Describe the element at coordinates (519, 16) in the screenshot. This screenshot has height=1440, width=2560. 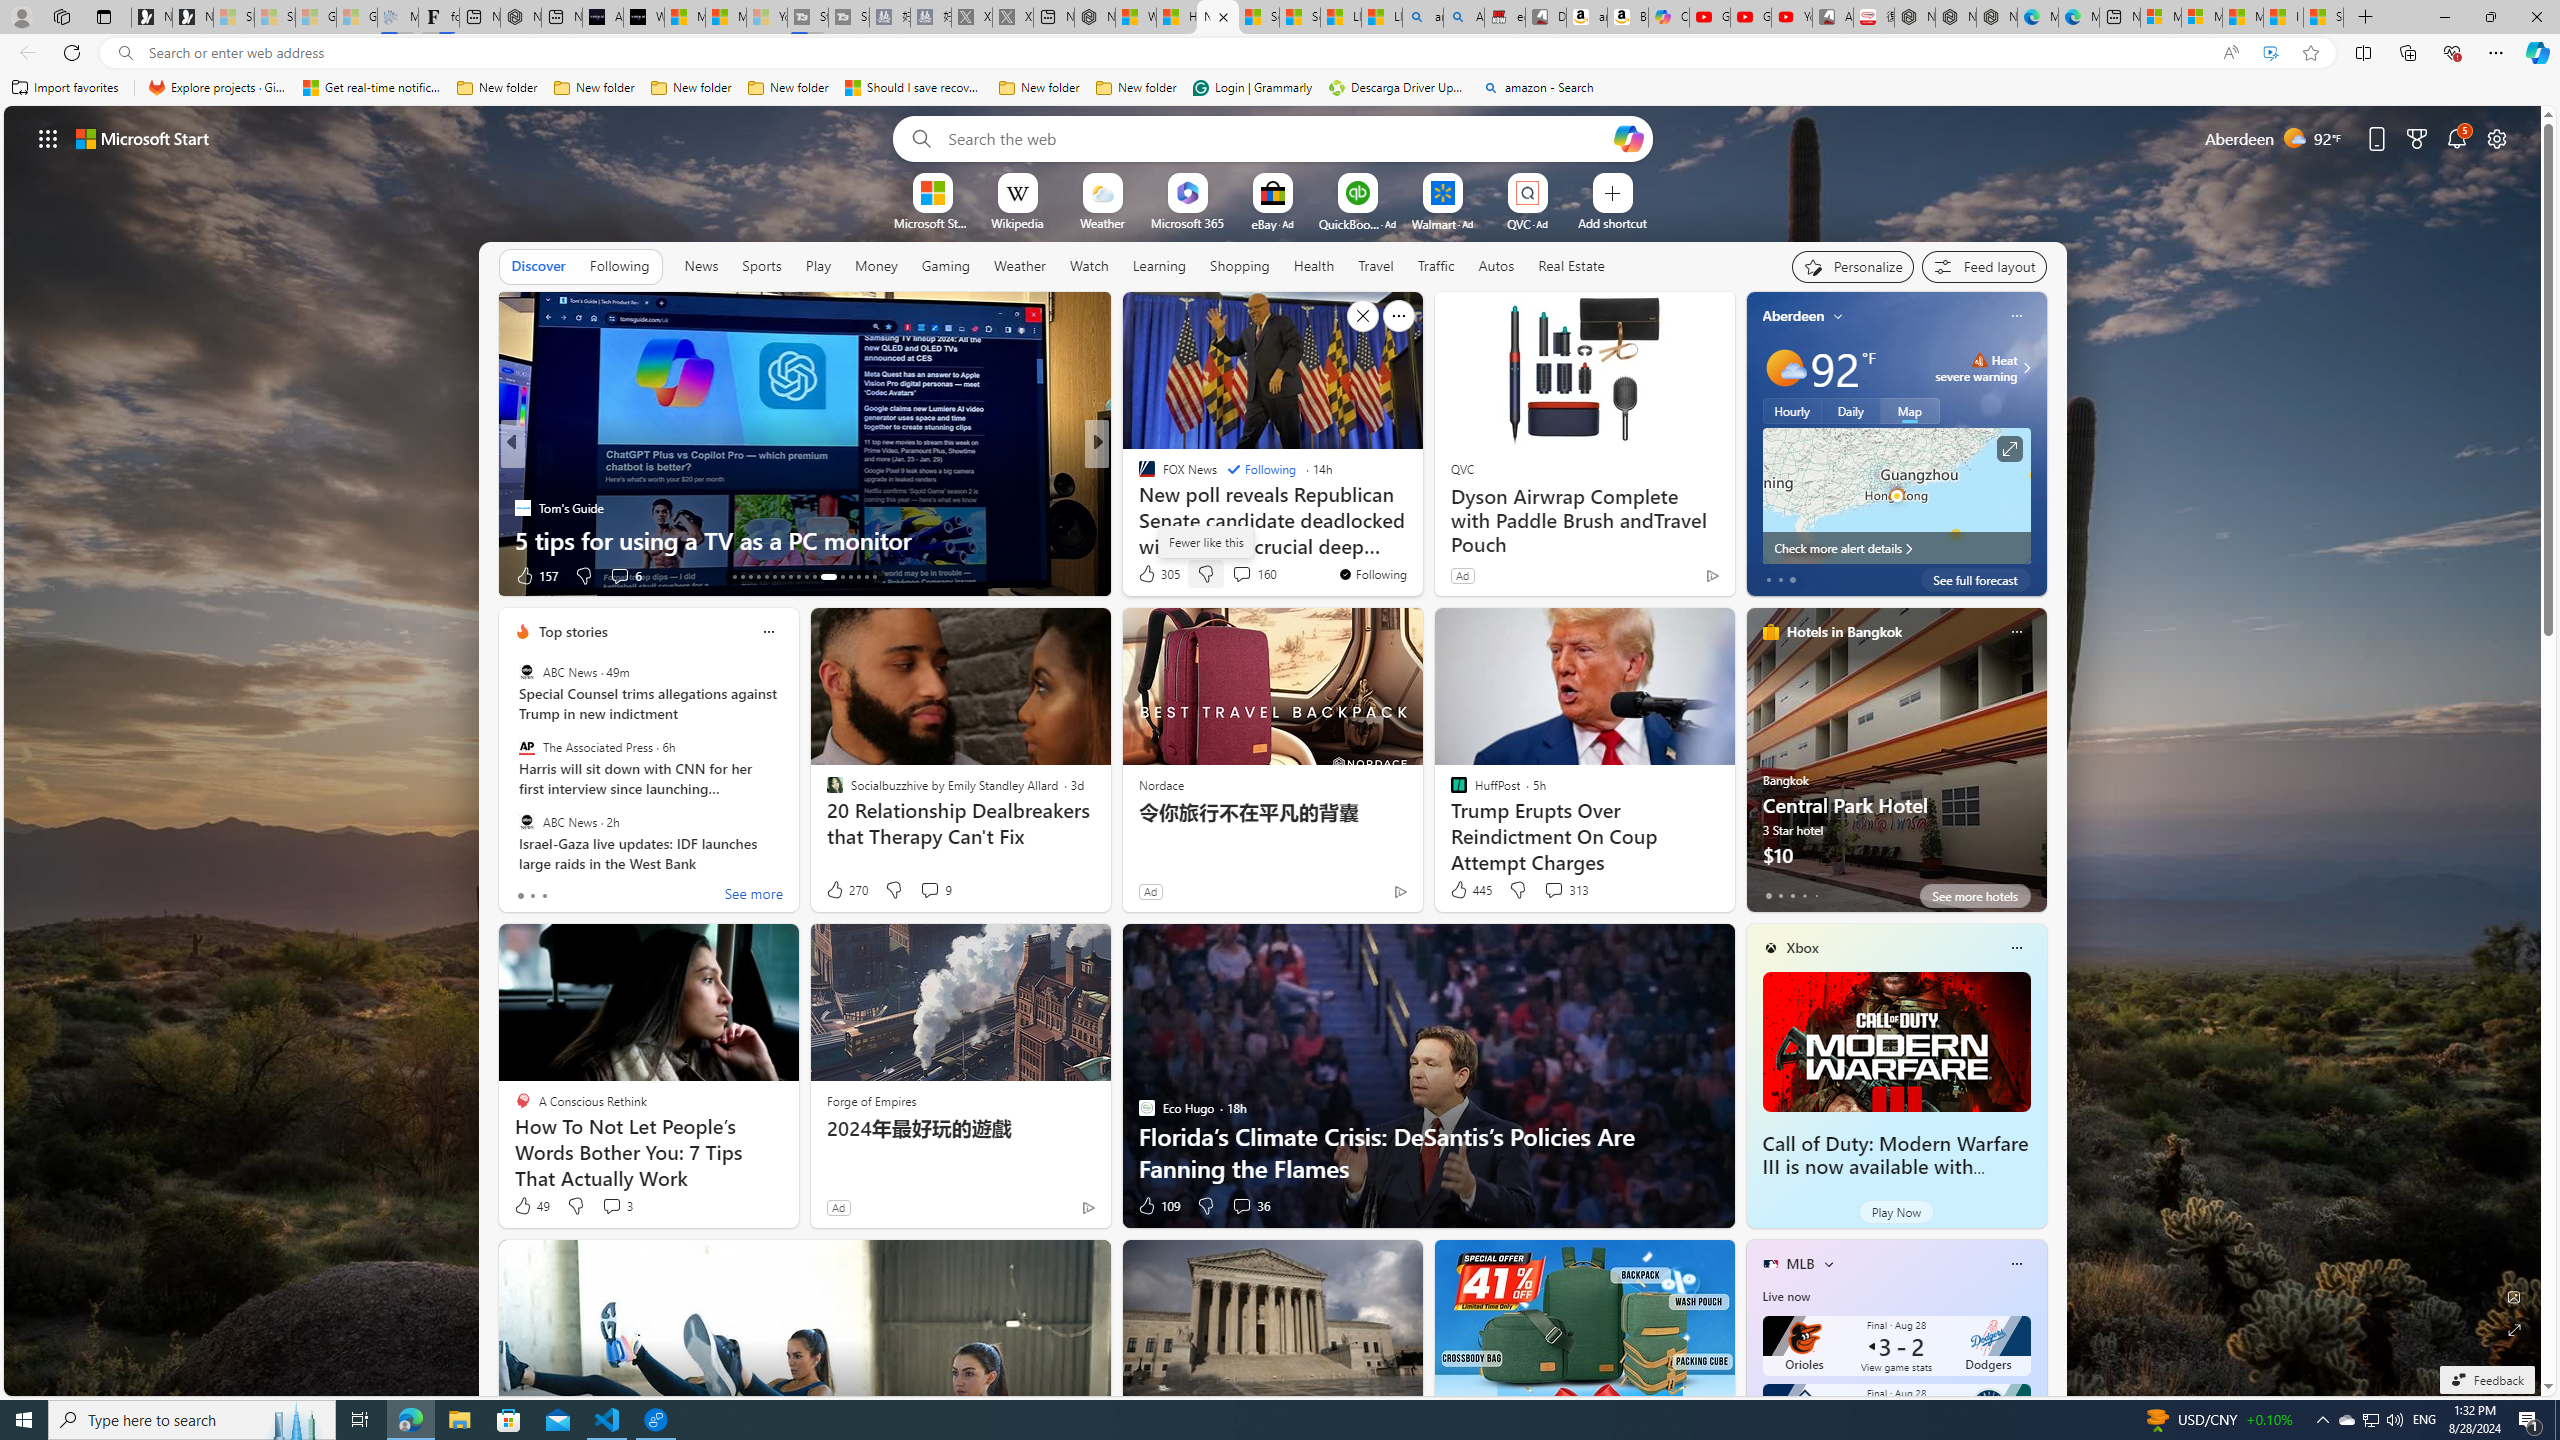
I see `'Nordace - #1 Japanese Best-Seller - Siena Smart Backpack'` at that location.